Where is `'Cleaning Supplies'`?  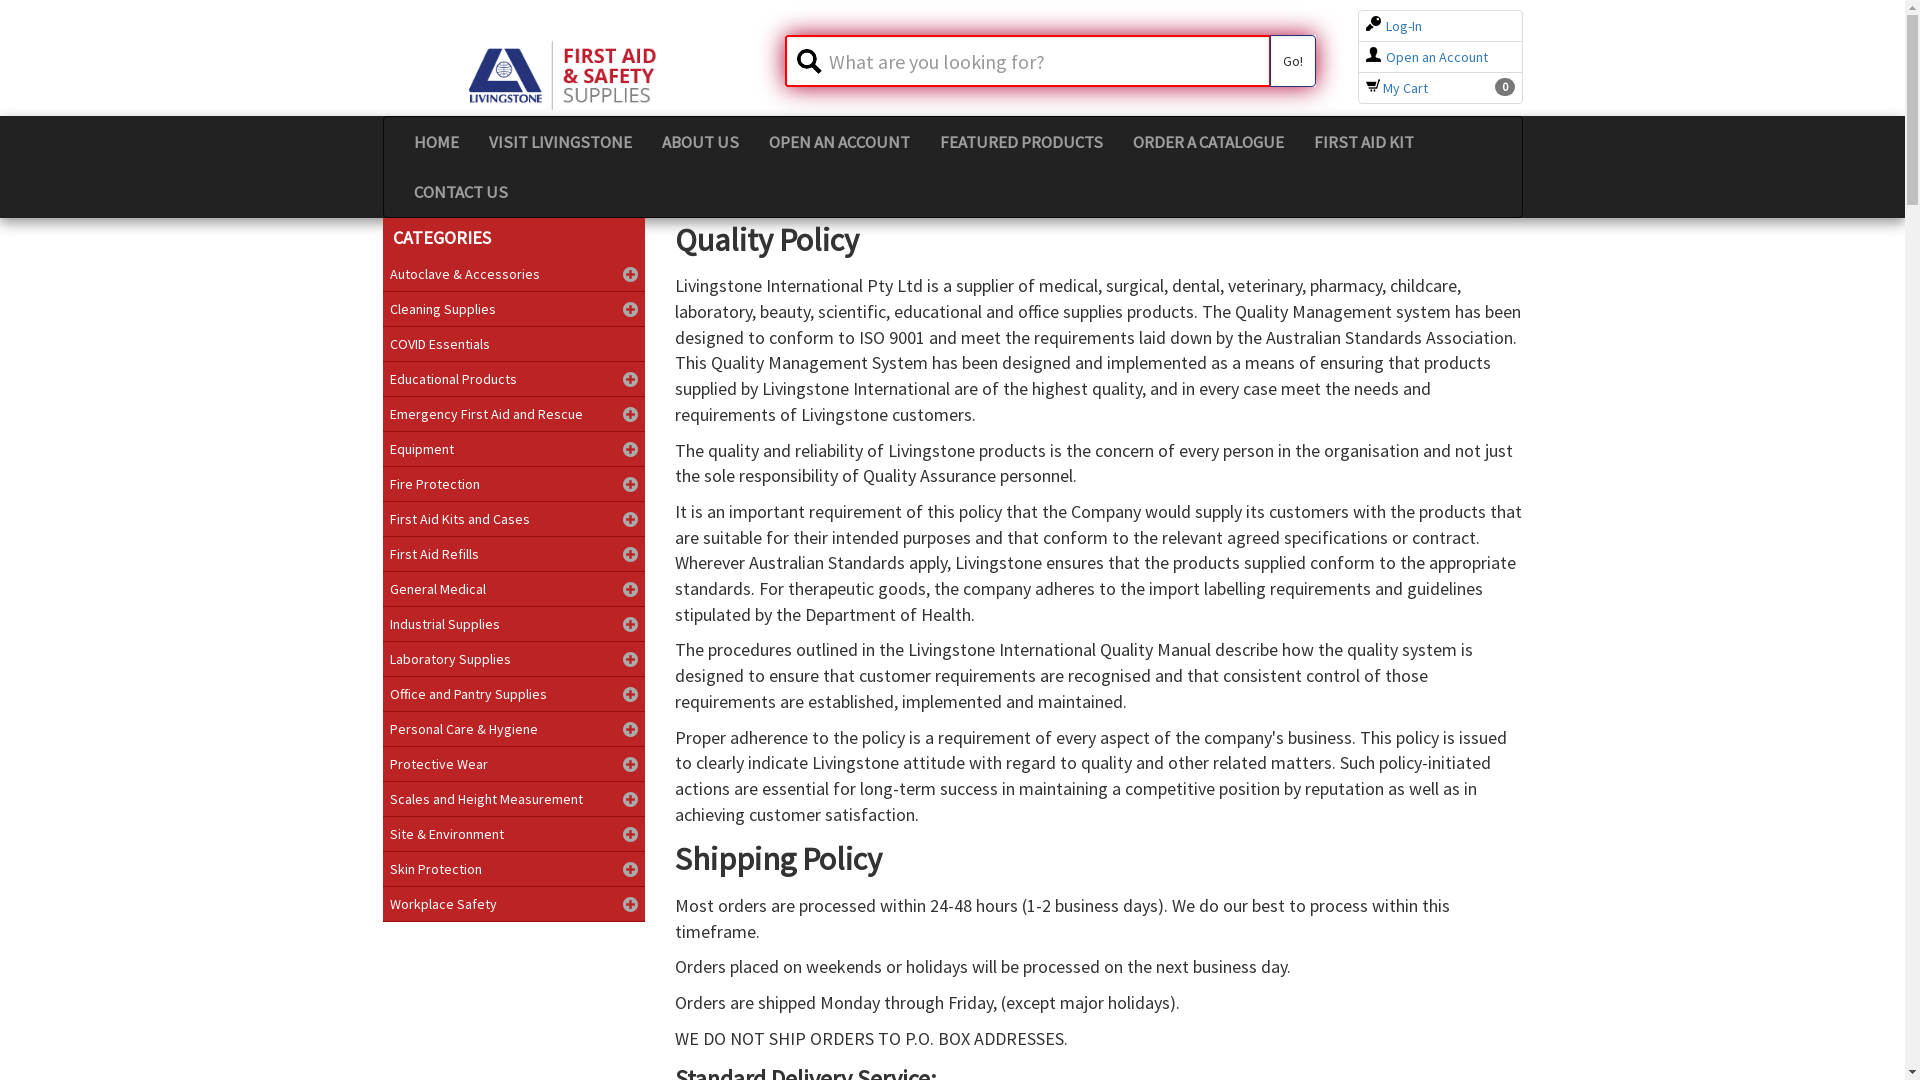
'Cleaning Supplies' is located at coordinates (513, 308).